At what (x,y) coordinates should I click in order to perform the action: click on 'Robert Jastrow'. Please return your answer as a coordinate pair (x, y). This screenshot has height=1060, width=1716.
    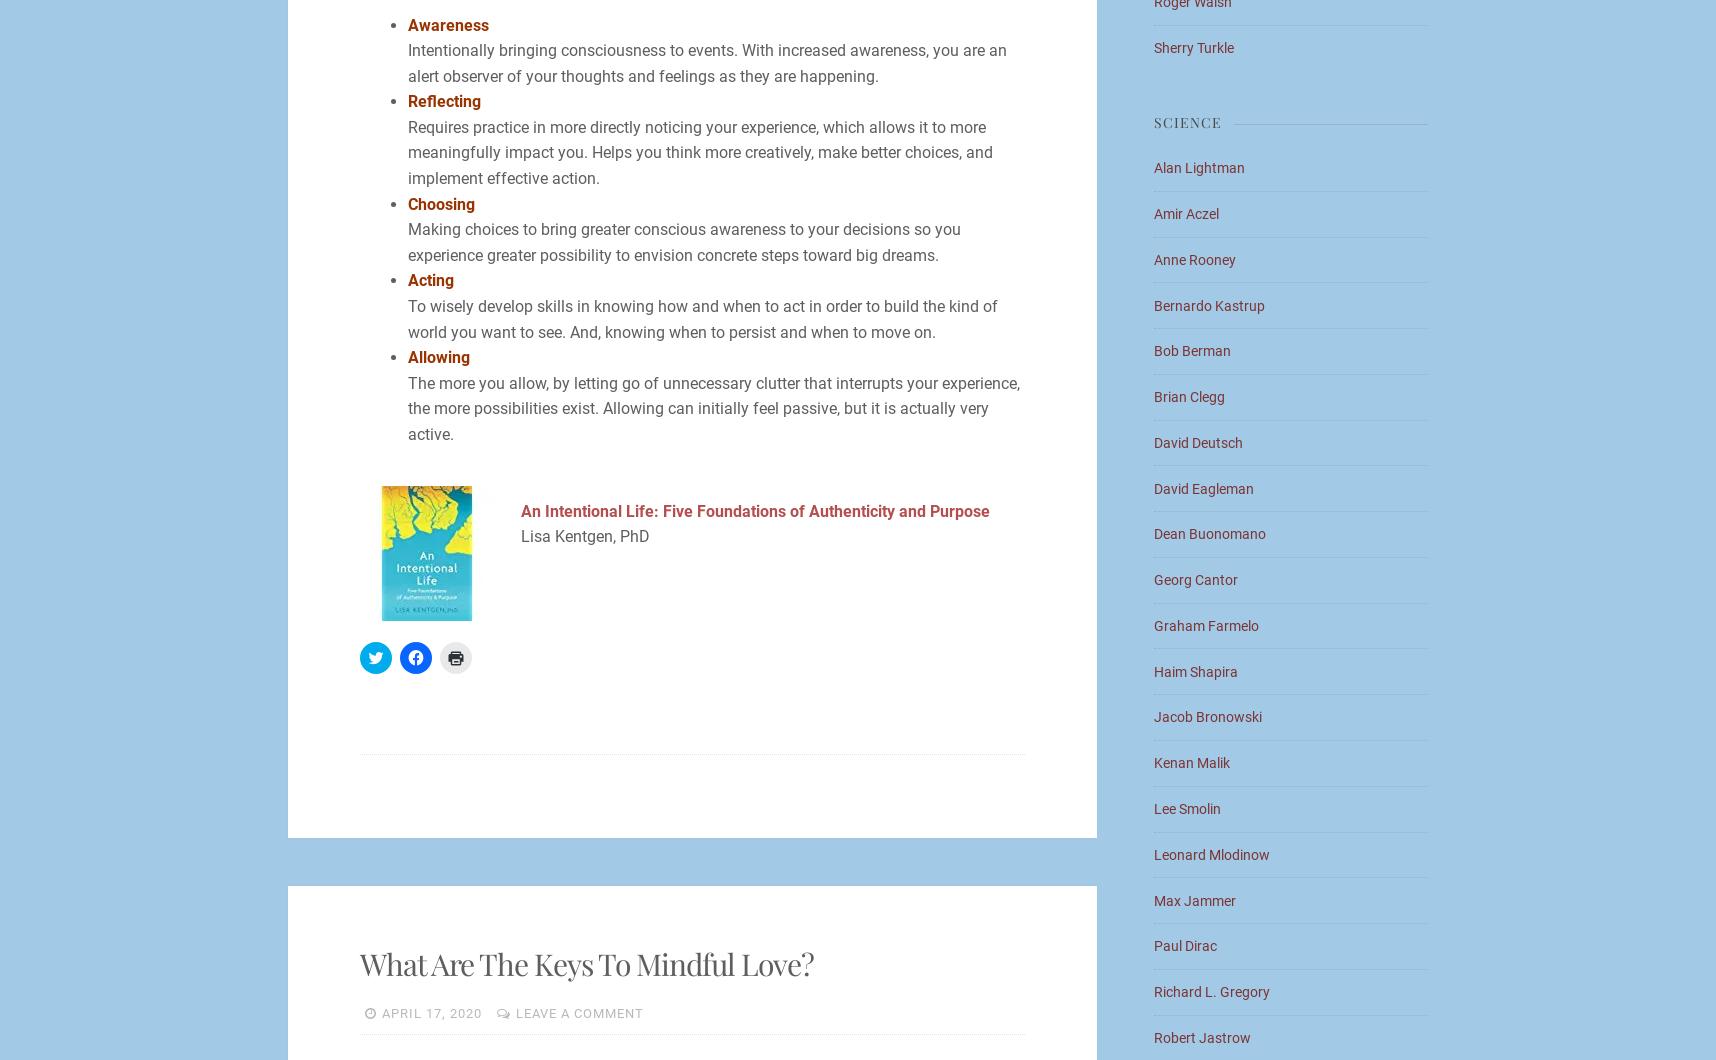
    Looking at the image, I should click on (1202, 1035).